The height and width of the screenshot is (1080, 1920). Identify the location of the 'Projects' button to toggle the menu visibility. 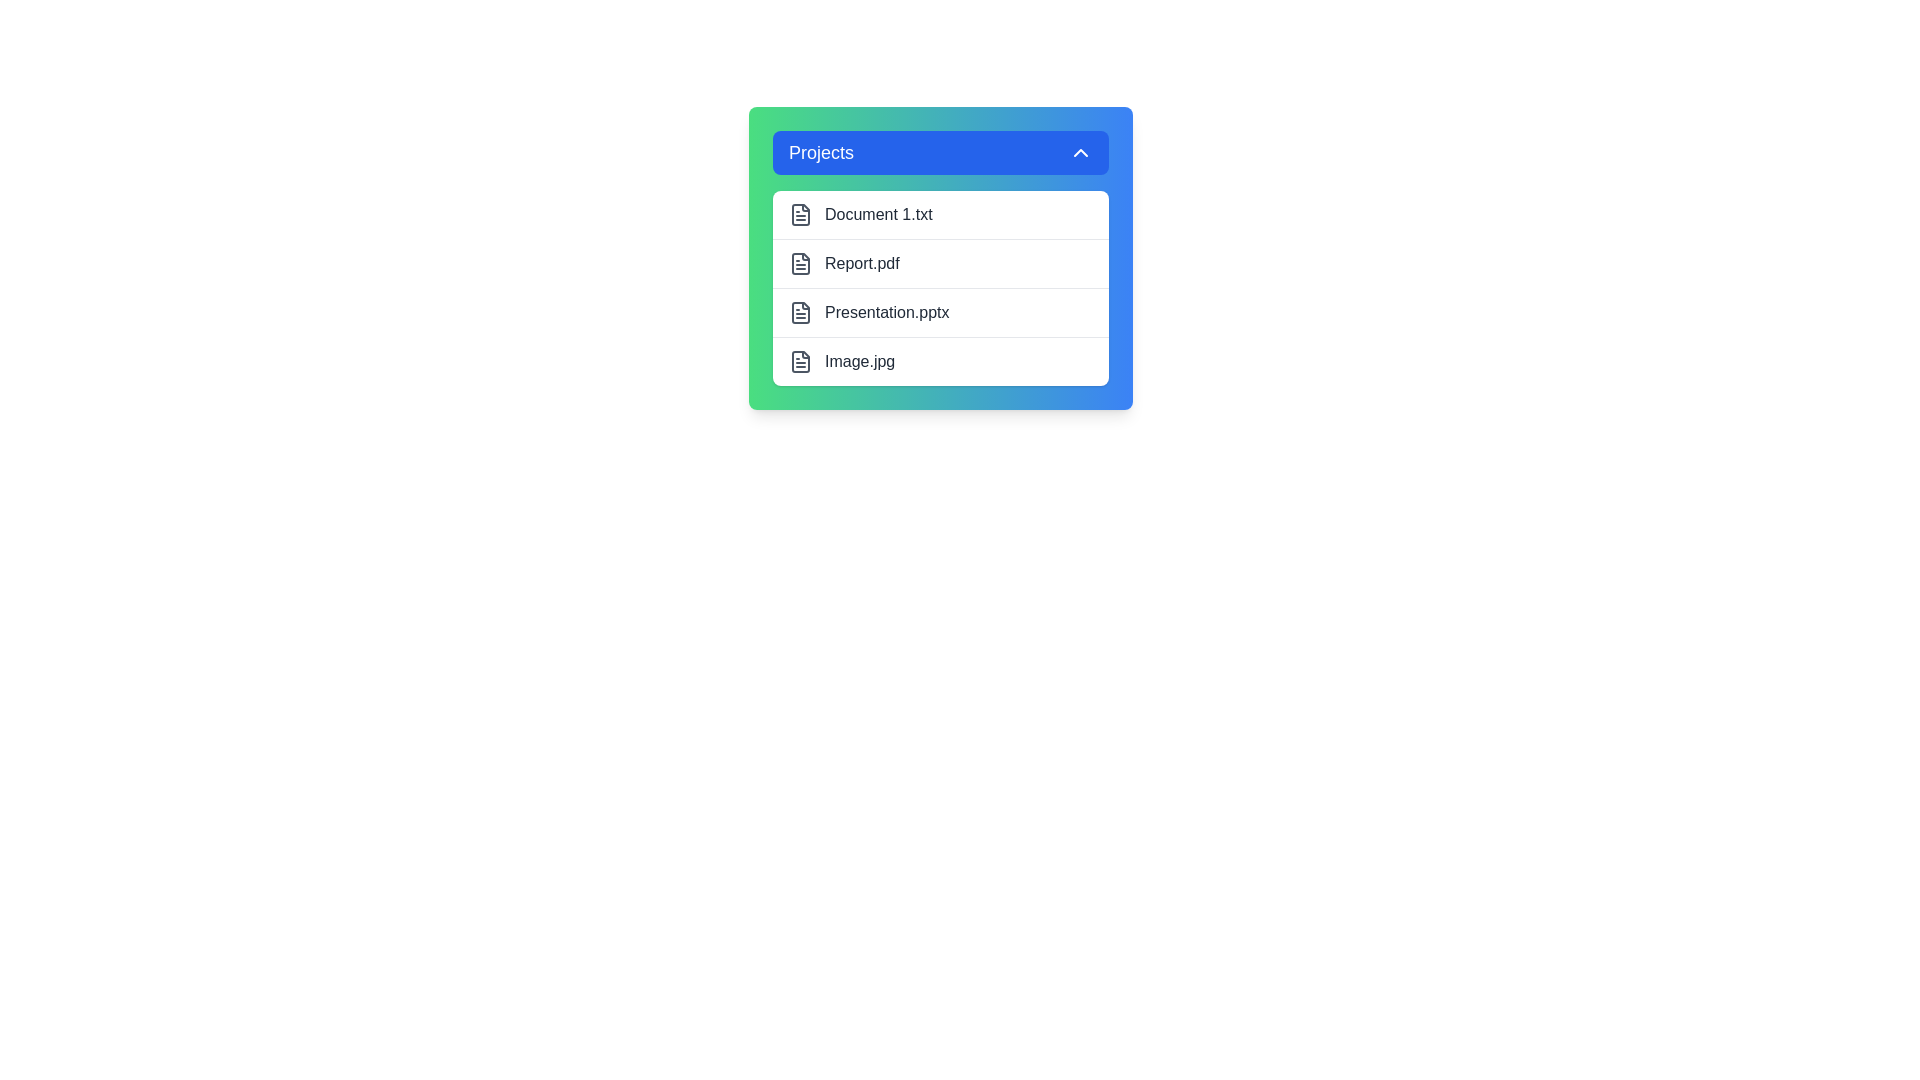
(939, 152).